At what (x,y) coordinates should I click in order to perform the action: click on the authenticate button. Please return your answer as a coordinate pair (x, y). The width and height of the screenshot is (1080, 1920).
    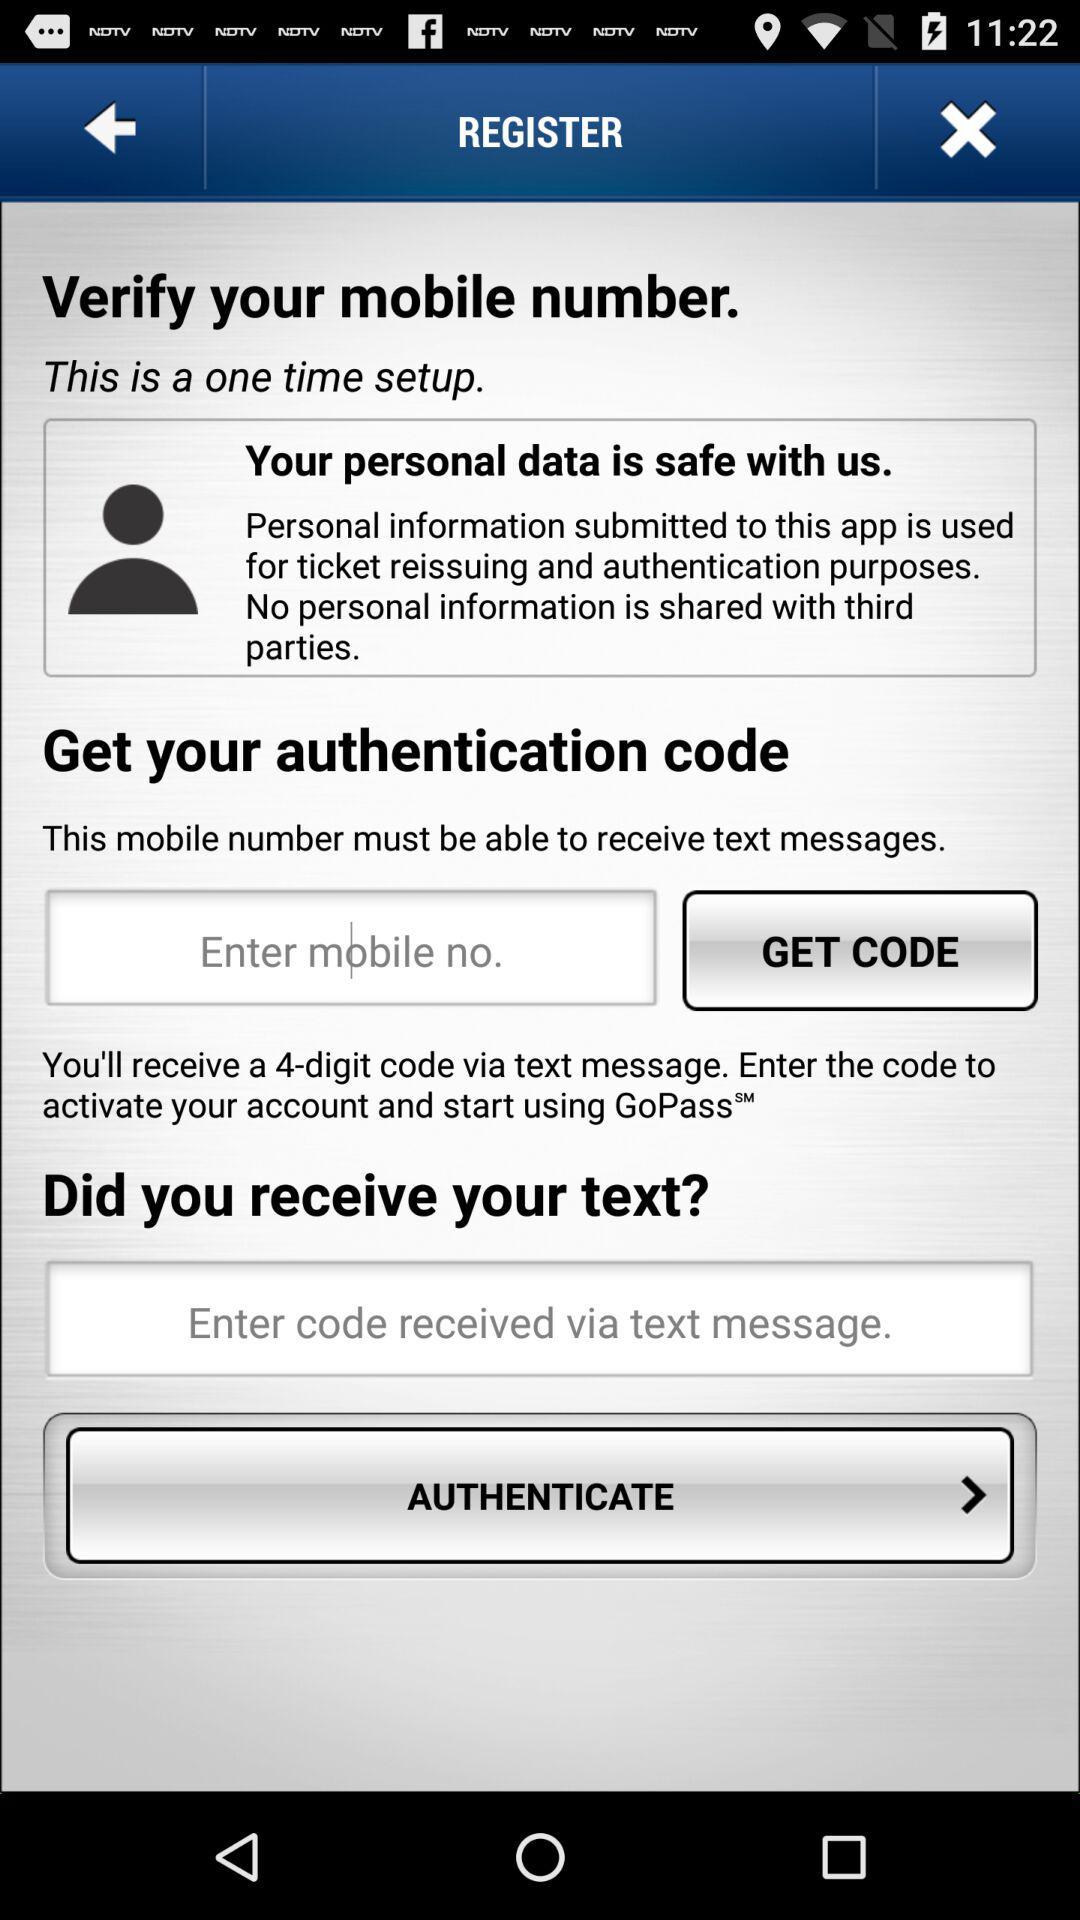
    Looking at the image, I should click on (540, 1495).